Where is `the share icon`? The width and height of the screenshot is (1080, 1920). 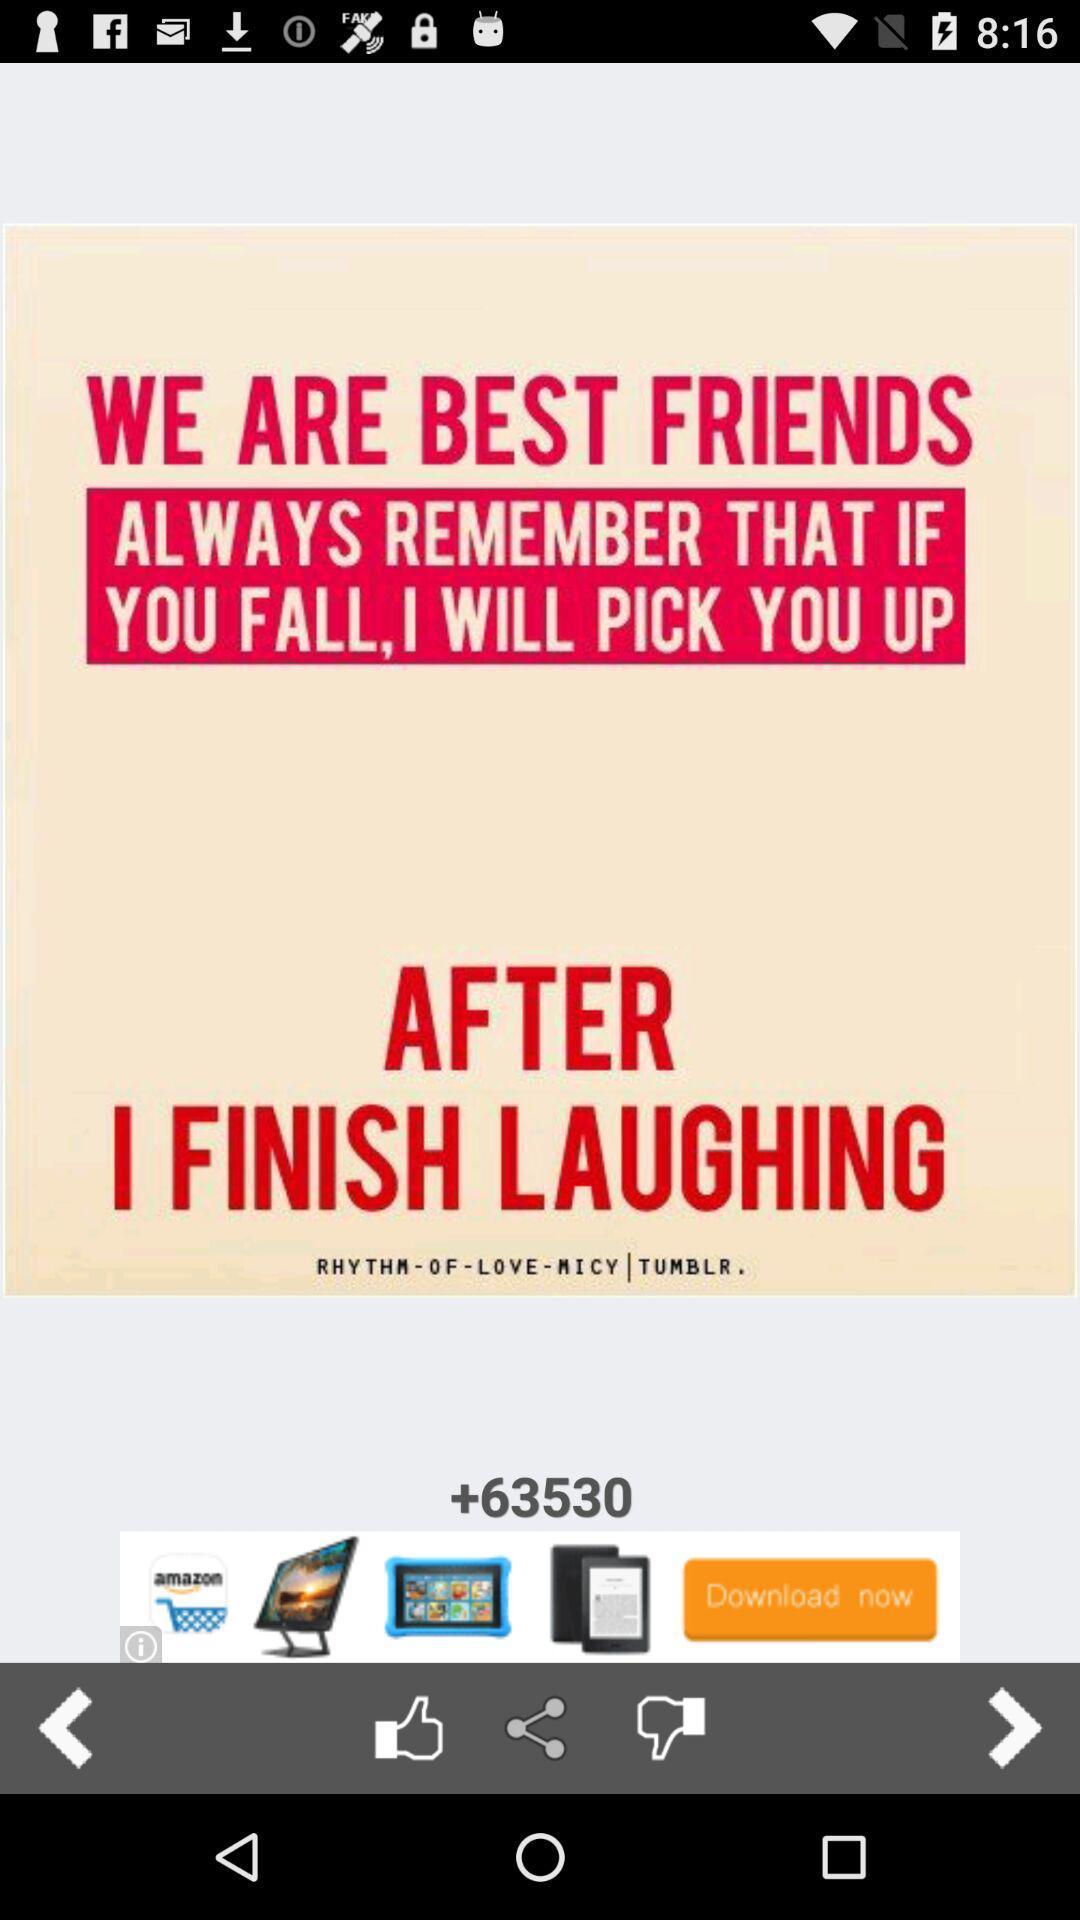 the share icon is located at coordinates (538, 1848).